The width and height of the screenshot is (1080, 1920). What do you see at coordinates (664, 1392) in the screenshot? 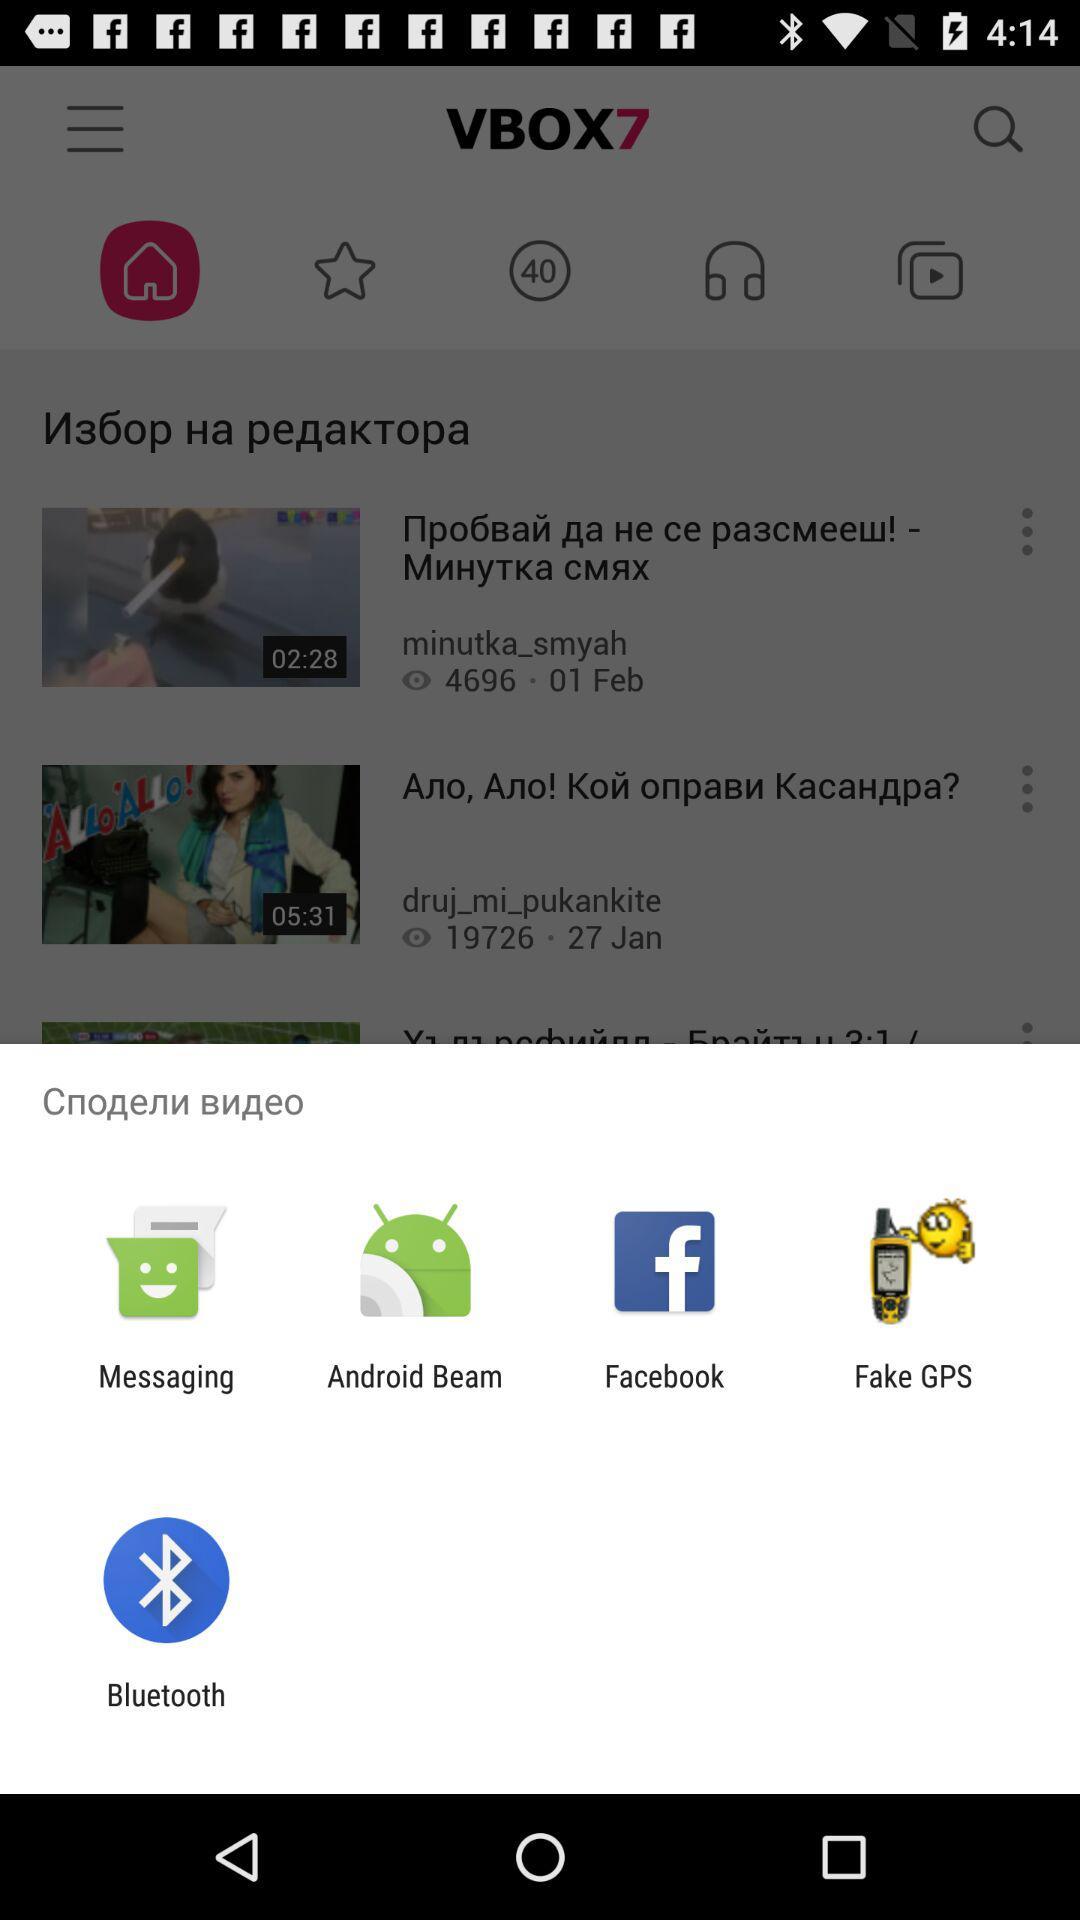
I see `the app next to fake gps item` at bounding box center [664, 1392].